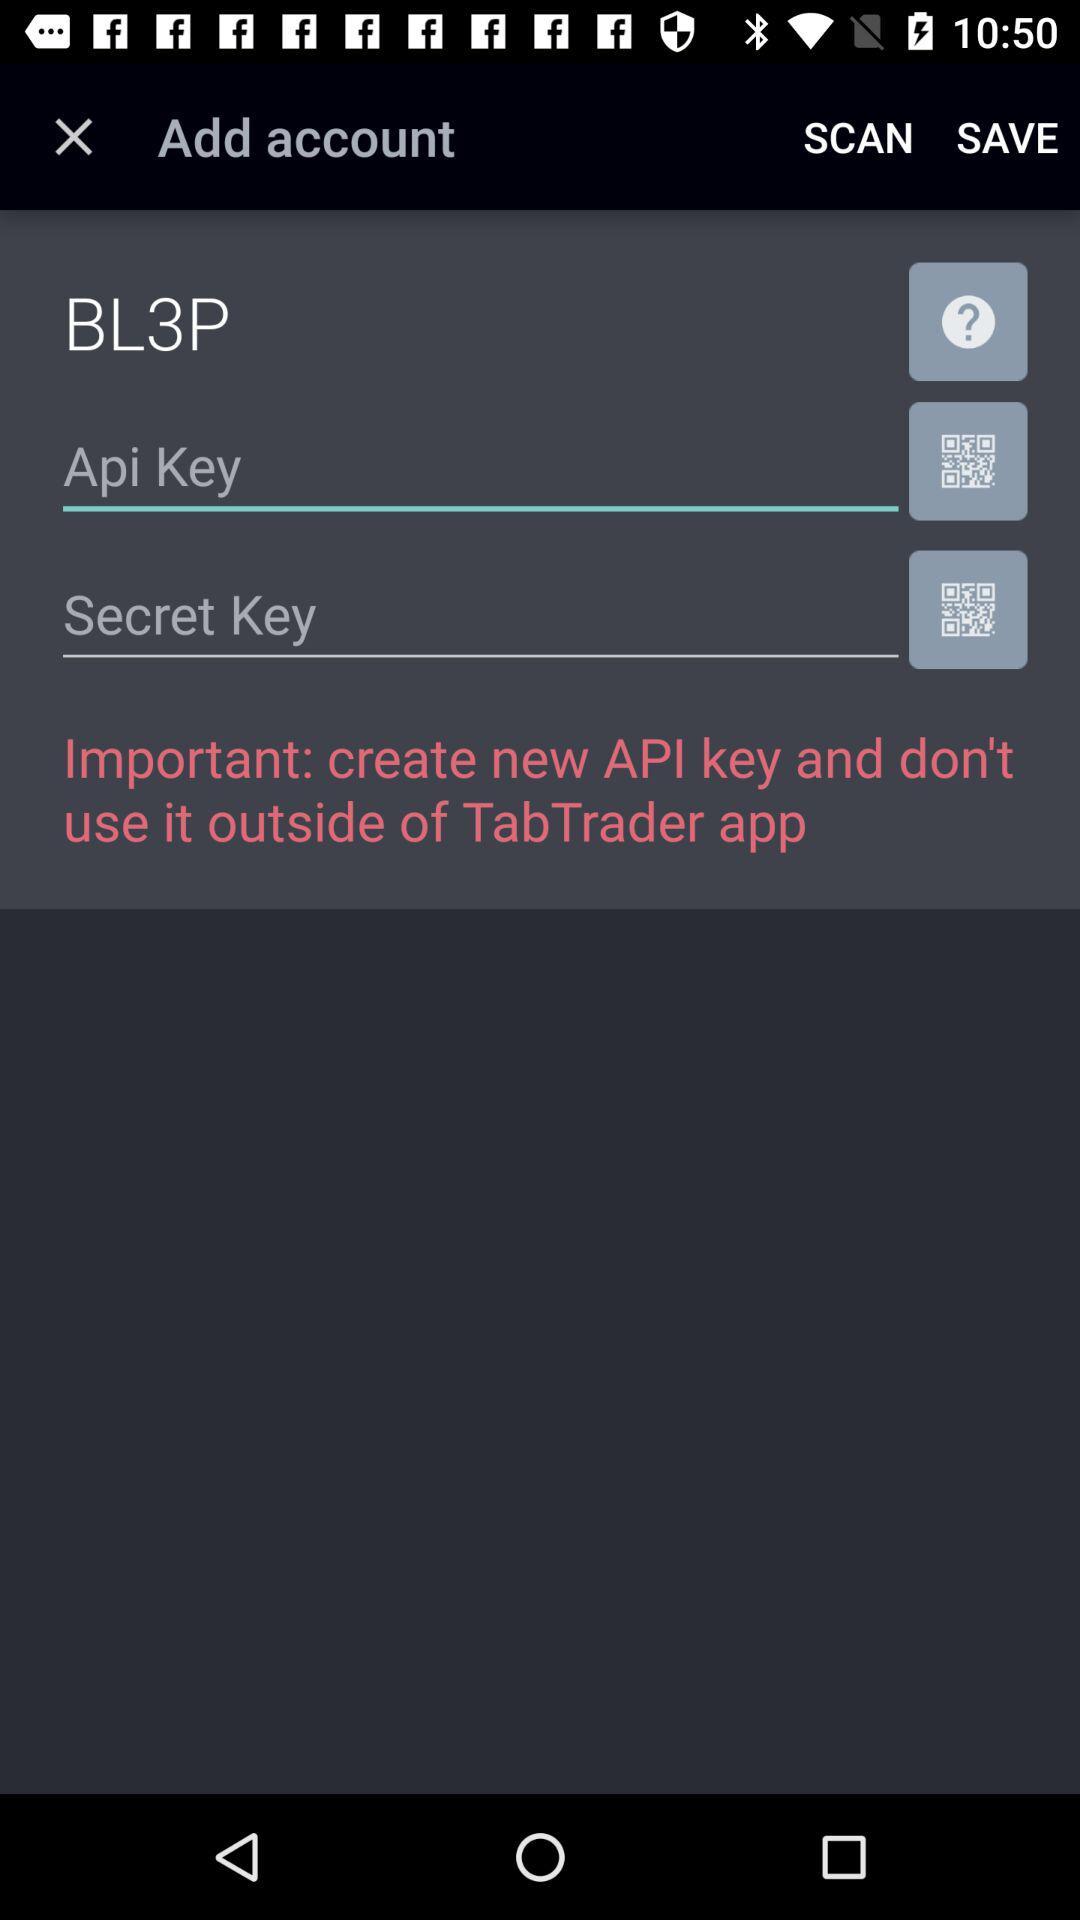  What do you see at coordinates (1007, 135) in the screenshot?
I see `the item next to the scan icon` at bounding box center [1007, 135].